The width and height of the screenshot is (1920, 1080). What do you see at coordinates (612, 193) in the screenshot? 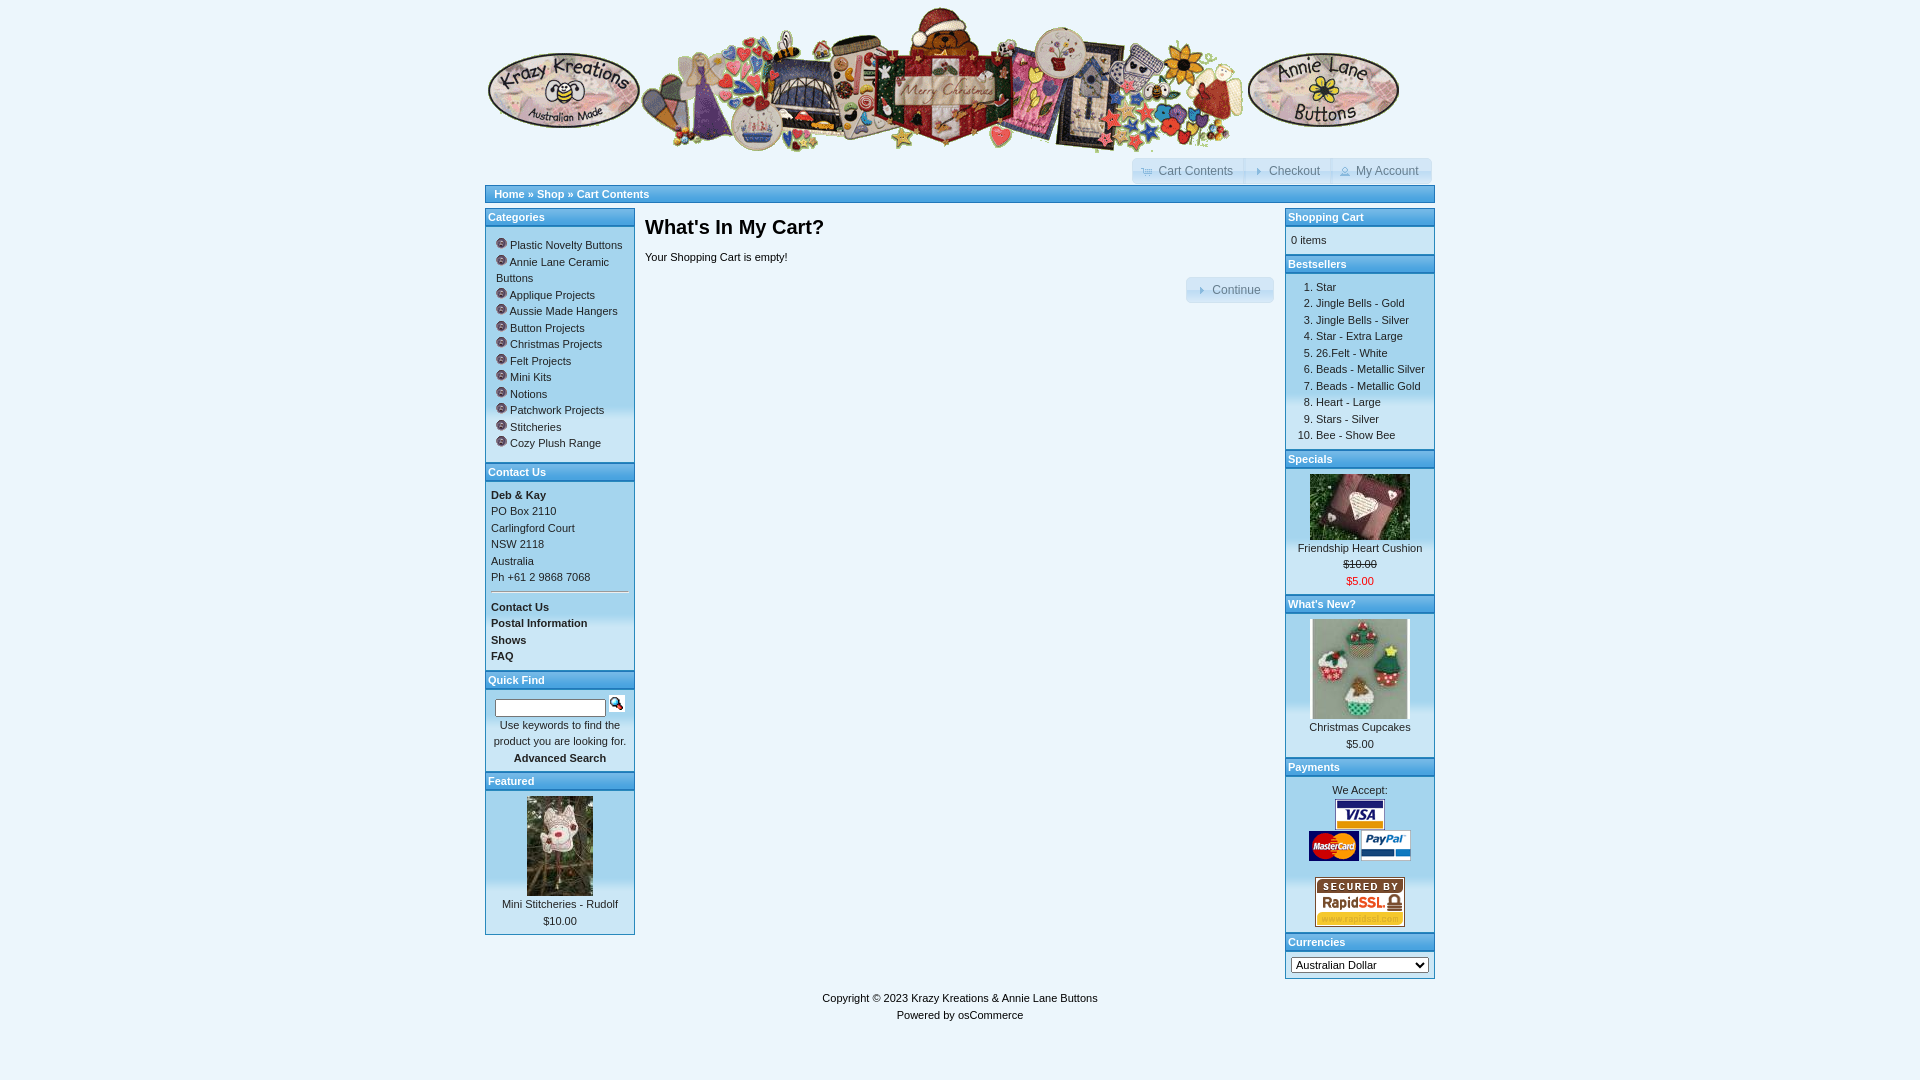
I see `'Cart Contents'` at bounding box center [612, 193].